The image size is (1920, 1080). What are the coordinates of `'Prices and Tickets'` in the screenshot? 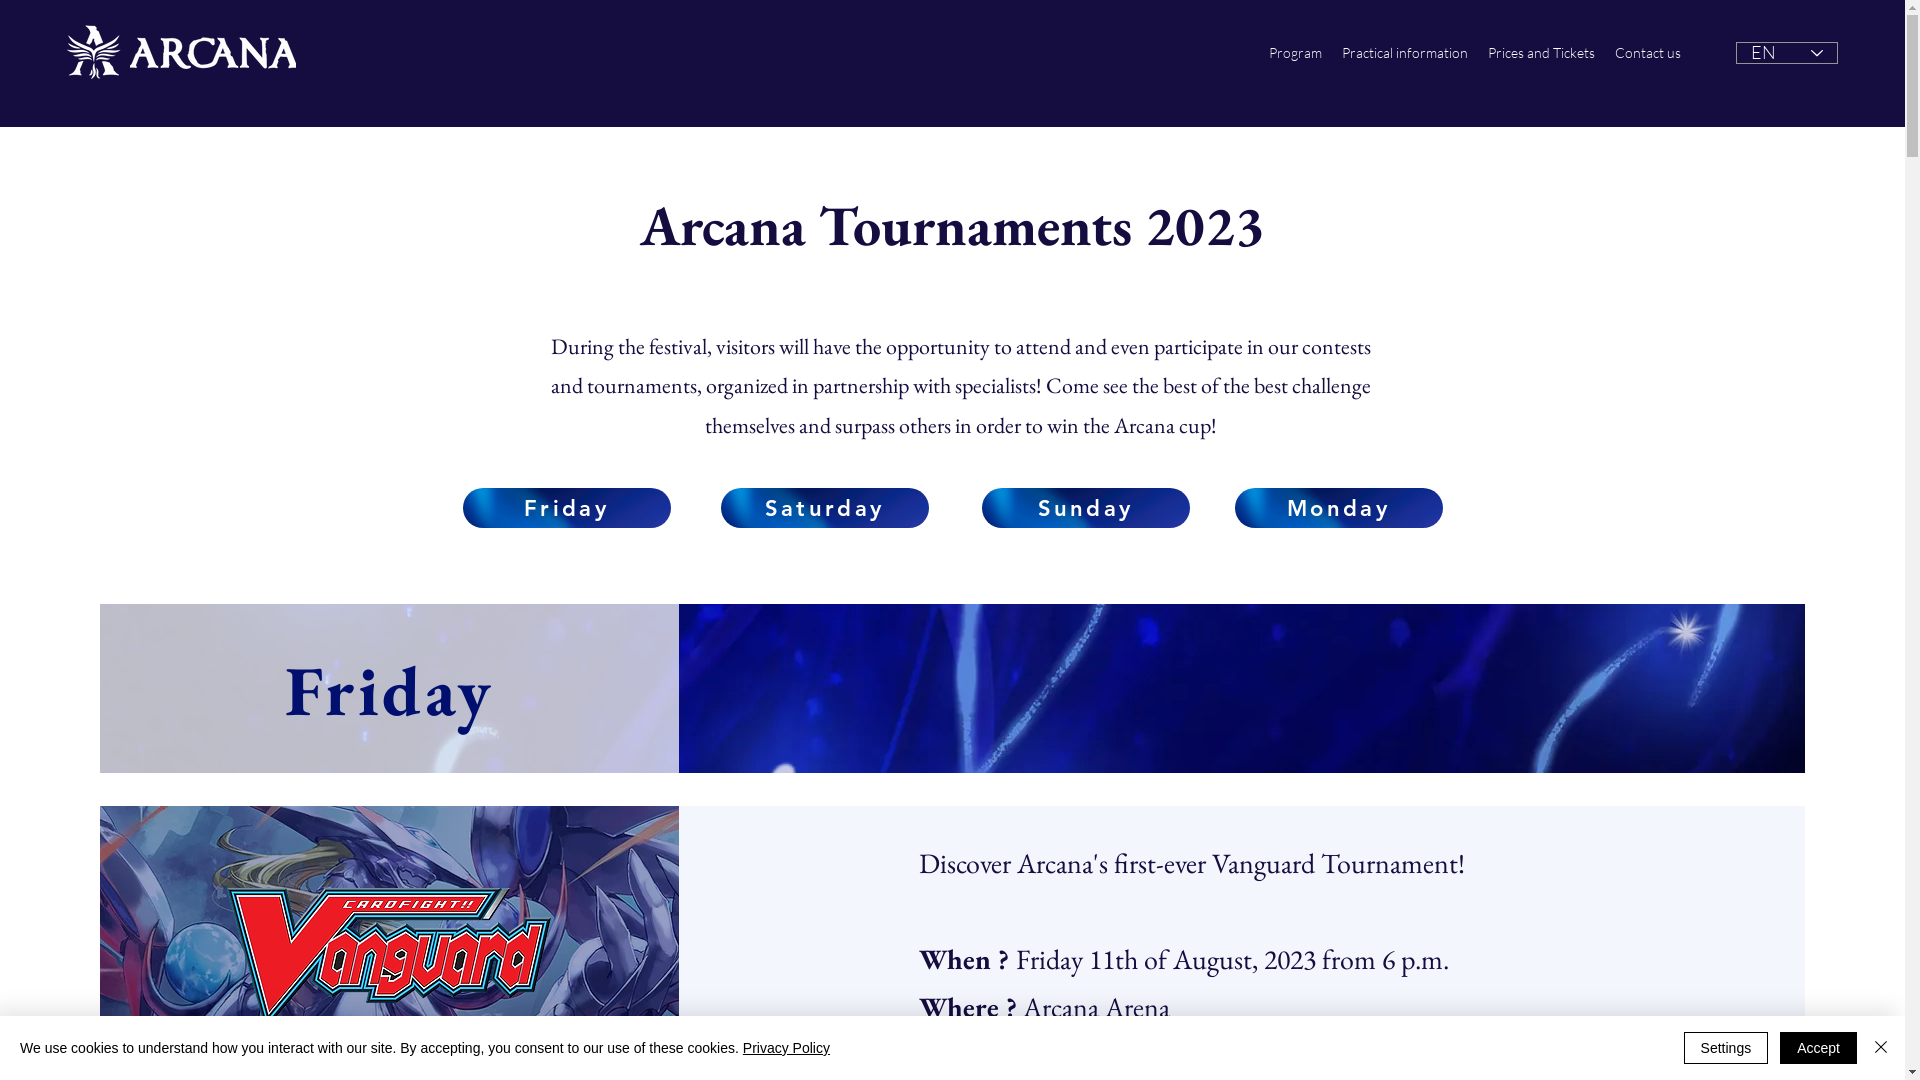 It's located at (1540, 52).